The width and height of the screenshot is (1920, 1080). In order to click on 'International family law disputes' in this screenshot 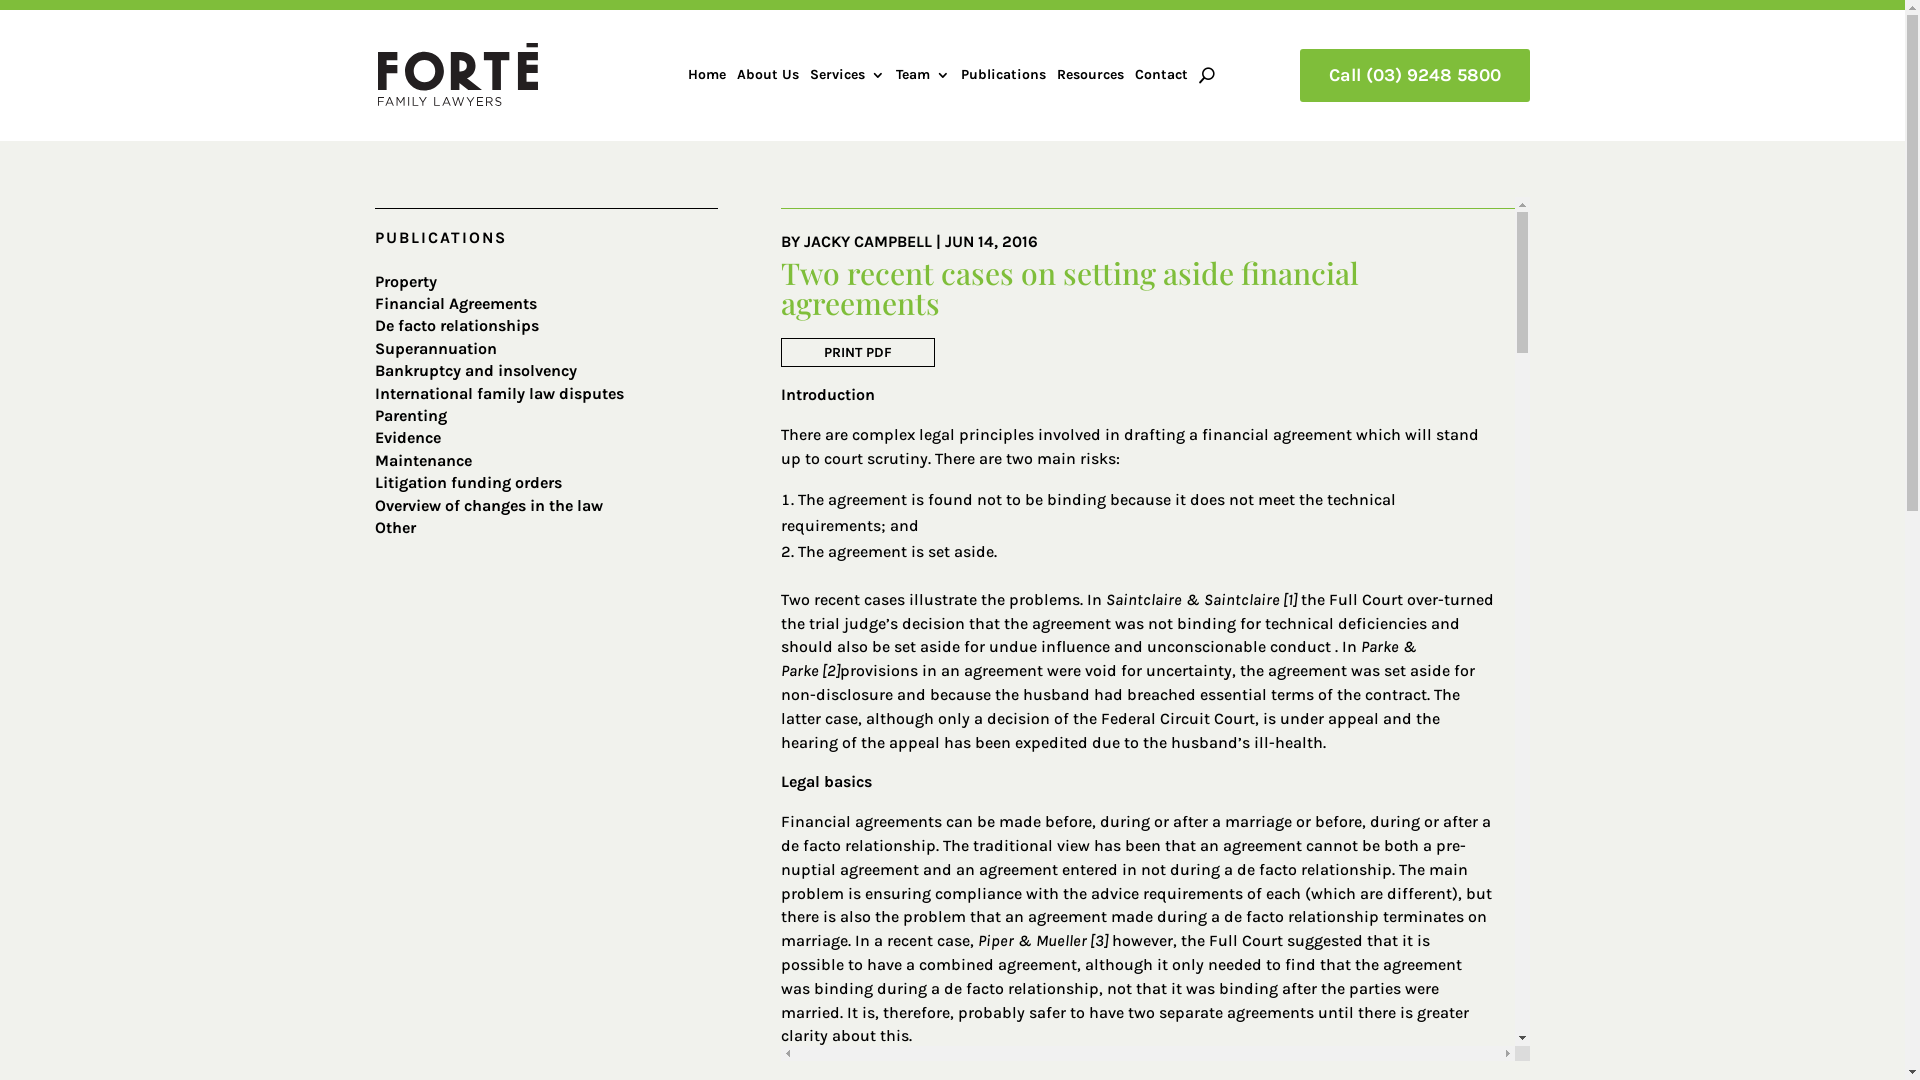, I will do `click(499, 393)`.